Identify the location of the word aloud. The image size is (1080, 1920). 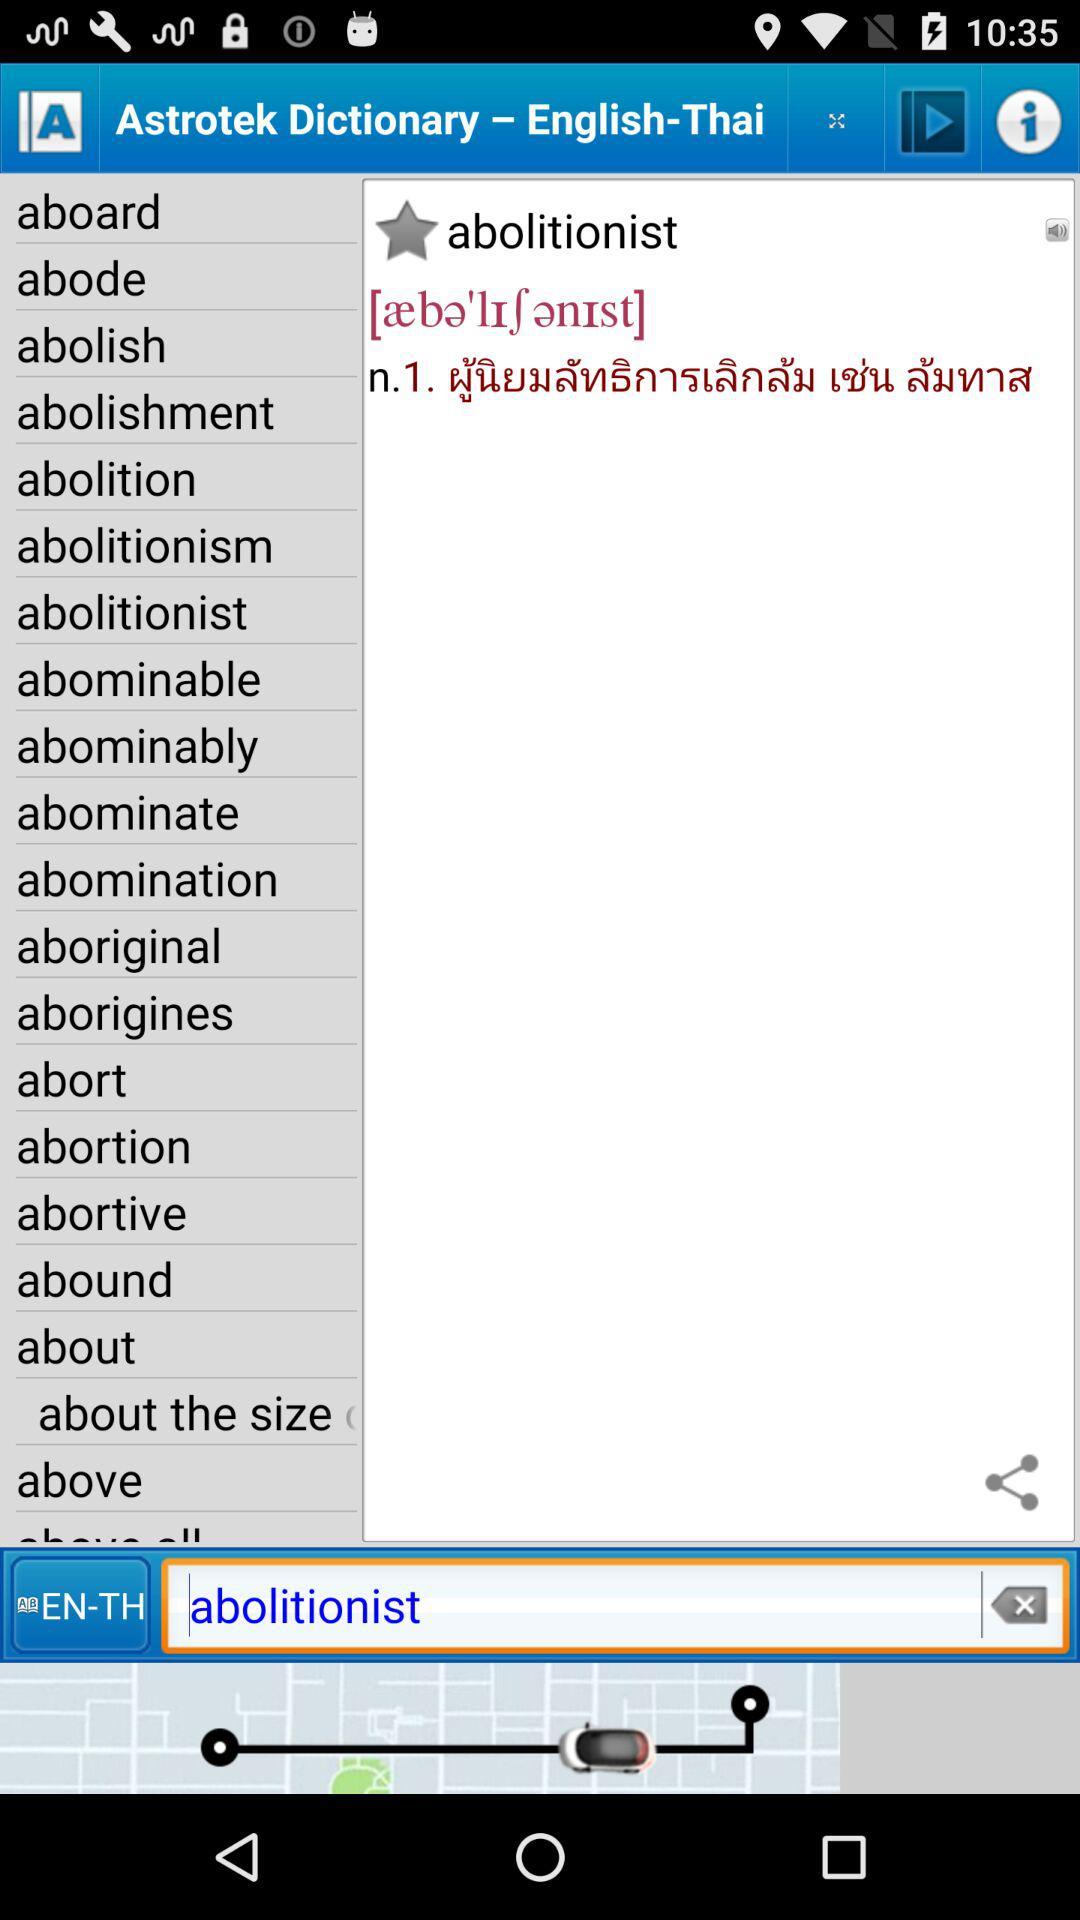
(933, 117).